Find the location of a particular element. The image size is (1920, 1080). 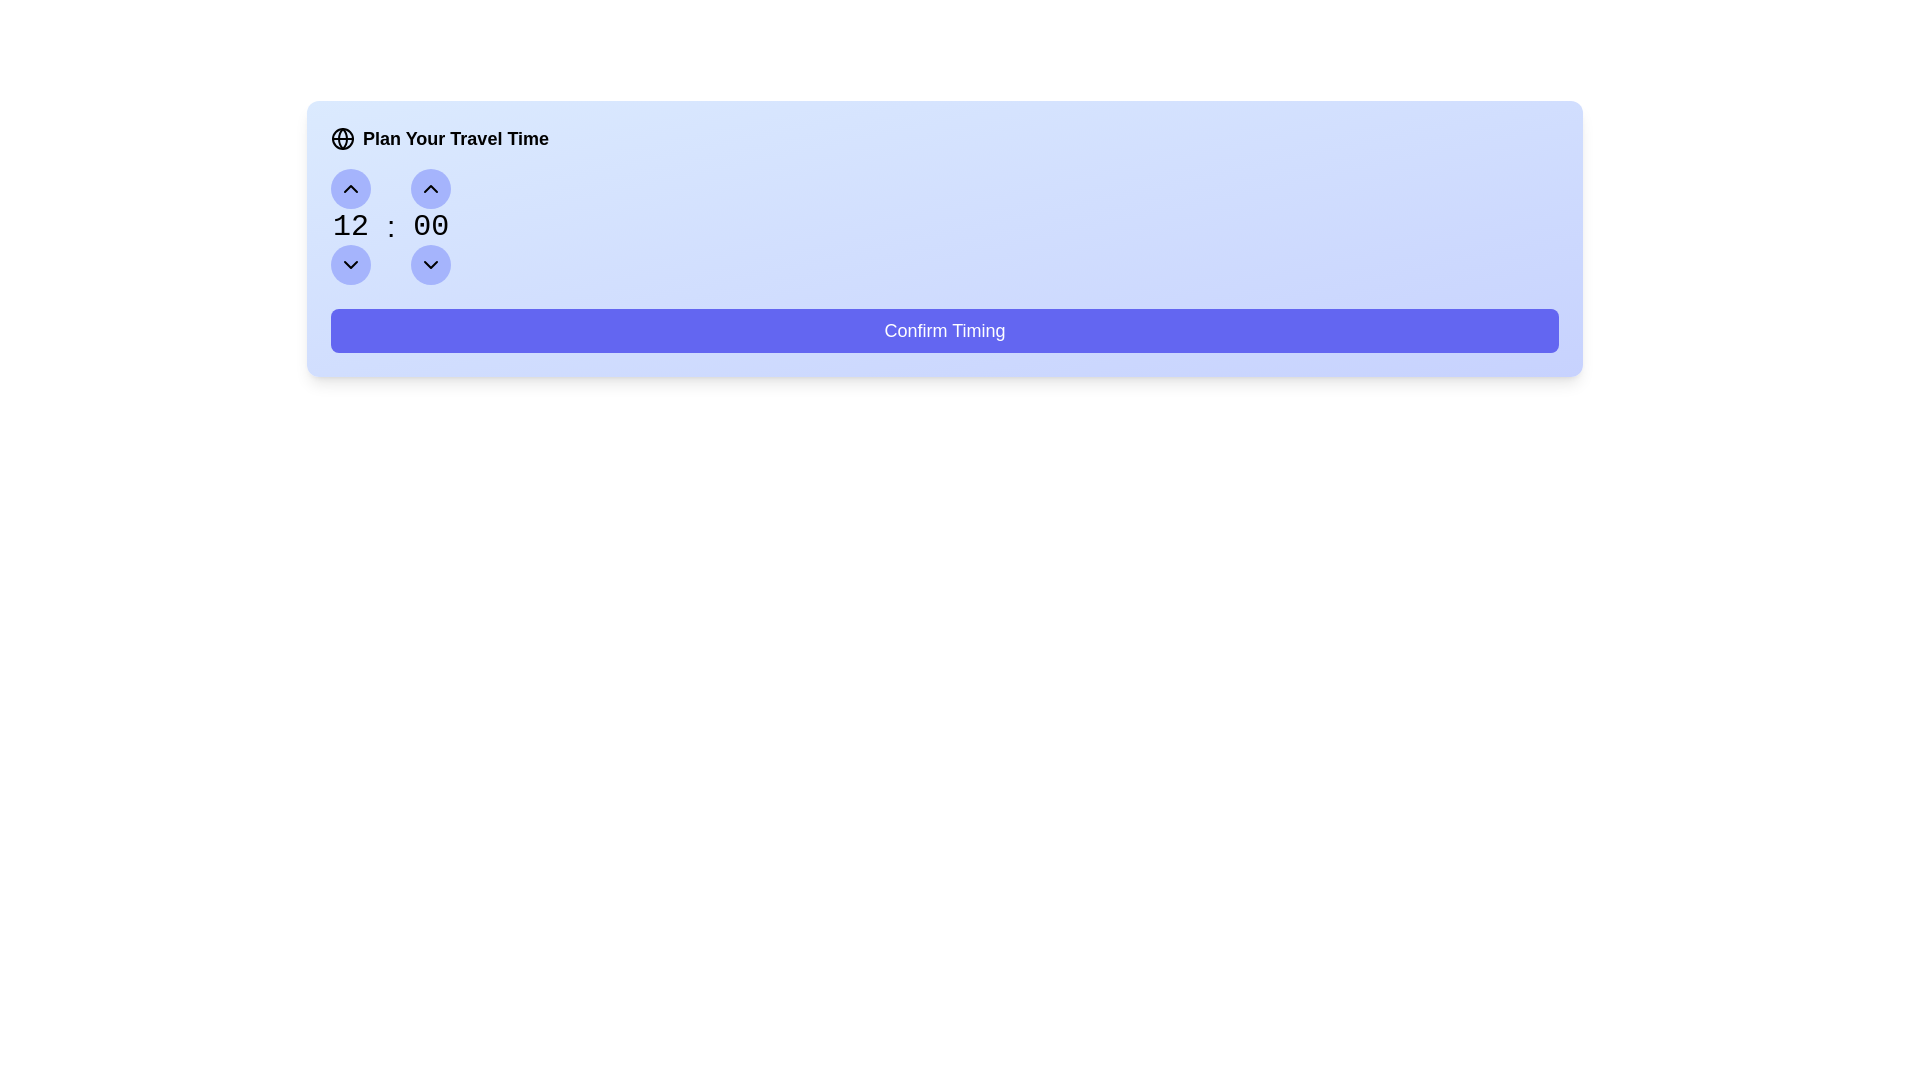

the separator text element that visually divides the hour and minute portions of the time display ('12:00') is located at coordinates (391, 226).